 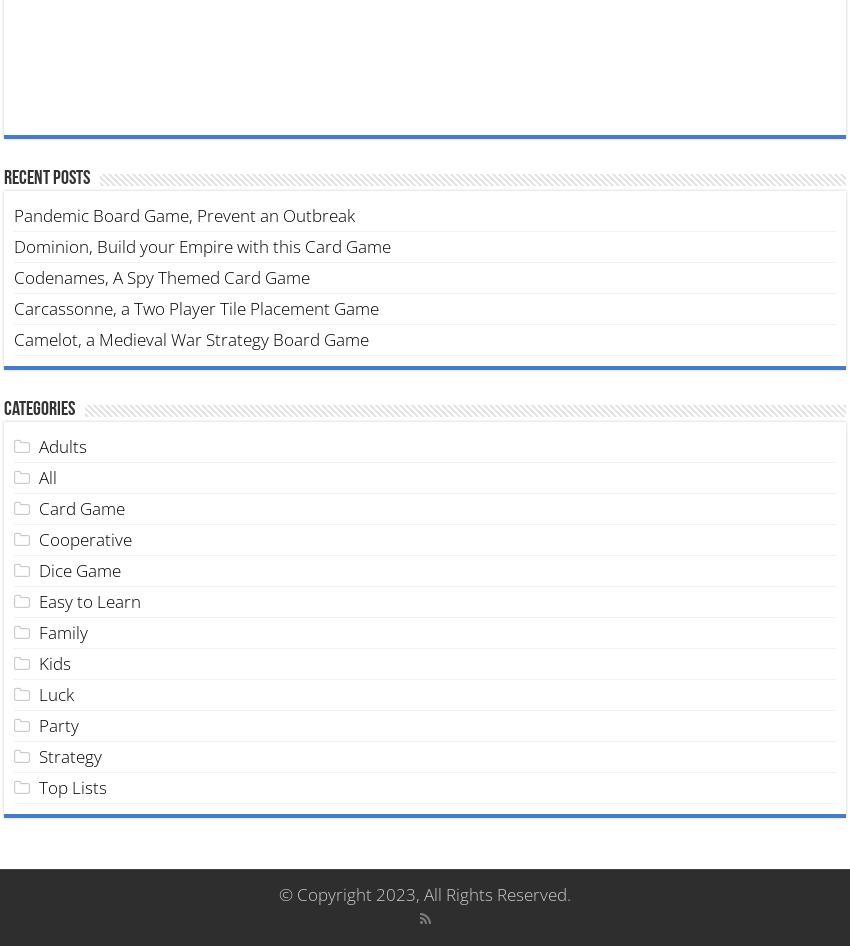 I want to click on 'Family', so click(x=38, y=631).